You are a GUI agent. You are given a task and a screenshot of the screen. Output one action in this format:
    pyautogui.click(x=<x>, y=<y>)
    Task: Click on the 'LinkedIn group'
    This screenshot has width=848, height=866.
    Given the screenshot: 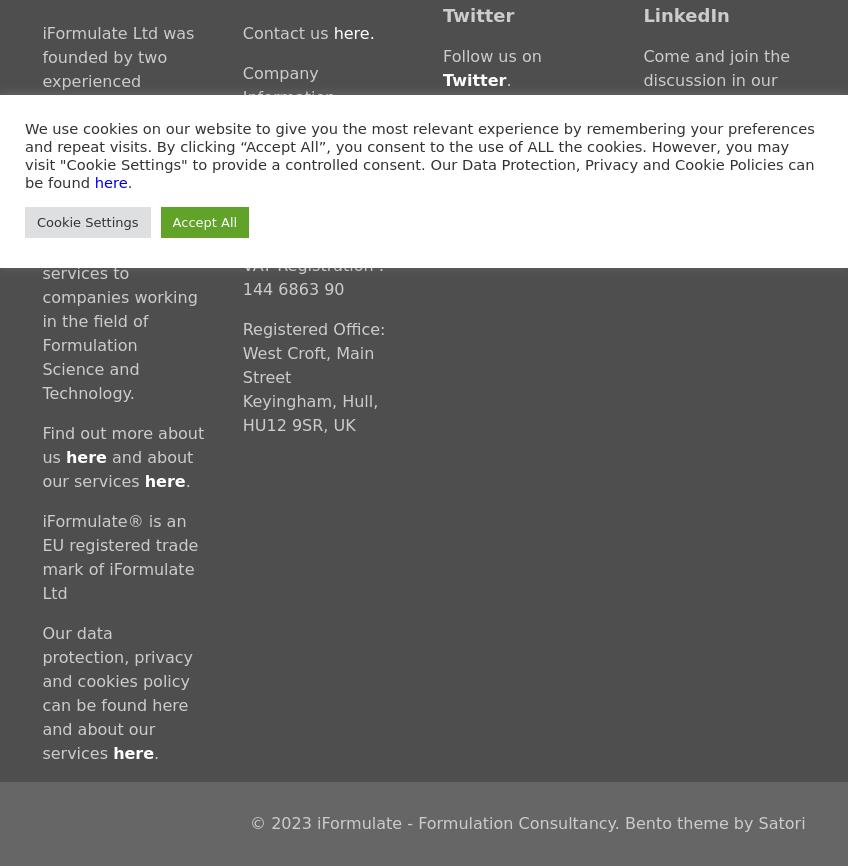 What is the action you would take?
    pyautogui.click(x=642, y=104)
    